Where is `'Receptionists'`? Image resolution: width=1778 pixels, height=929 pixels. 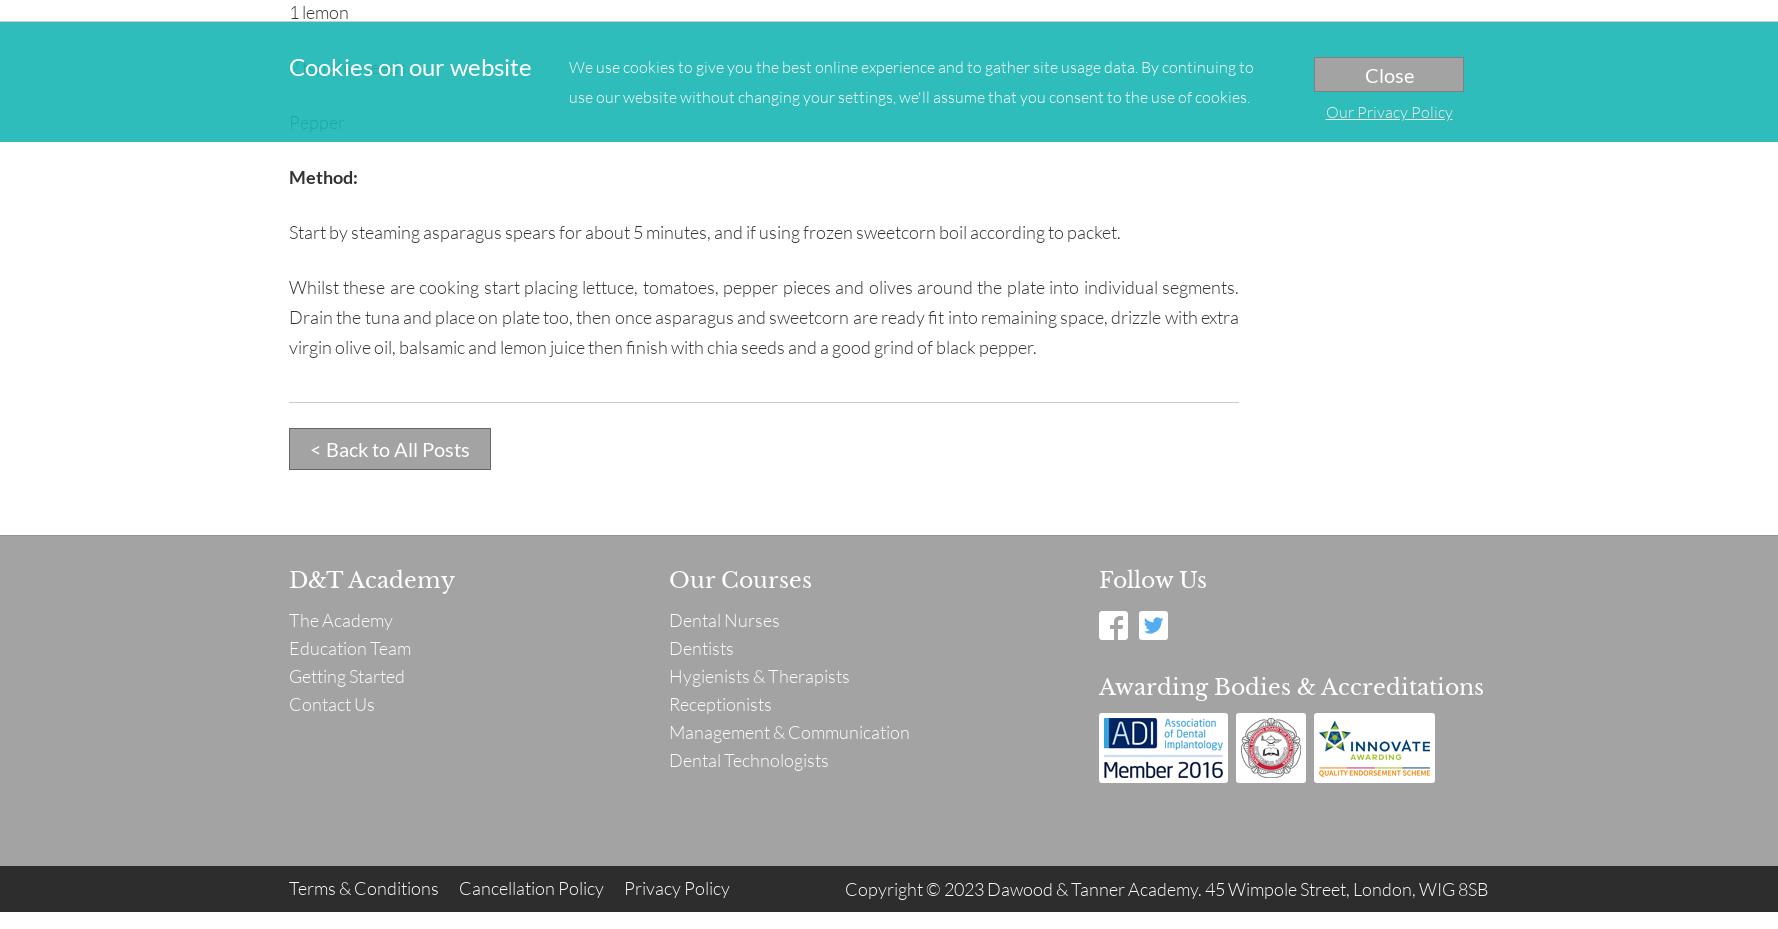
'Receptionists' is located at coordinates (719, 703).